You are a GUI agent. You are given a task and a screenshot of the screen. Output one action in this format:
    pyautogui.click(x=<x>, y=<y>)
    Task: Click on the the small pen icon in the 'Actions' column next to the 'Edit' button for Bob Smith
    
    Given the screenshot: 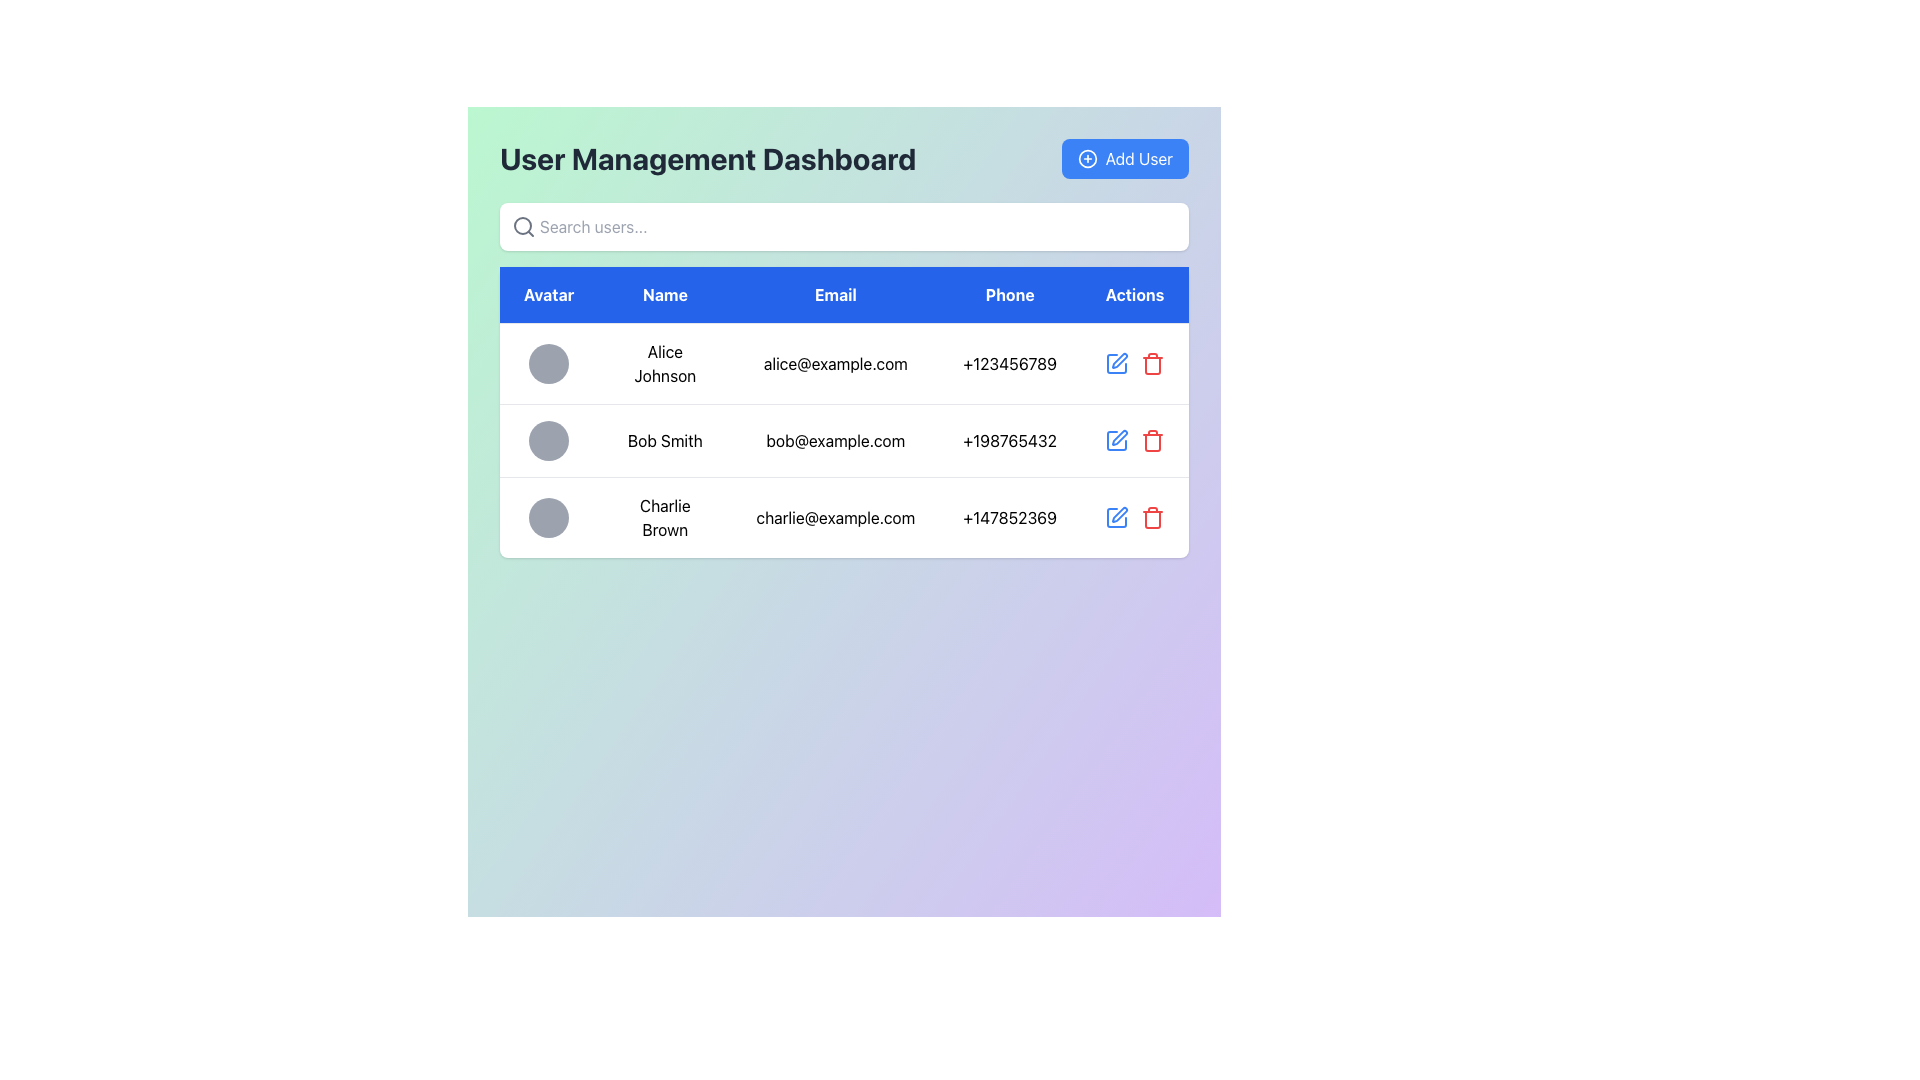 What is the action you would take?
    pyautogui.click(x=1118, y=437)
    